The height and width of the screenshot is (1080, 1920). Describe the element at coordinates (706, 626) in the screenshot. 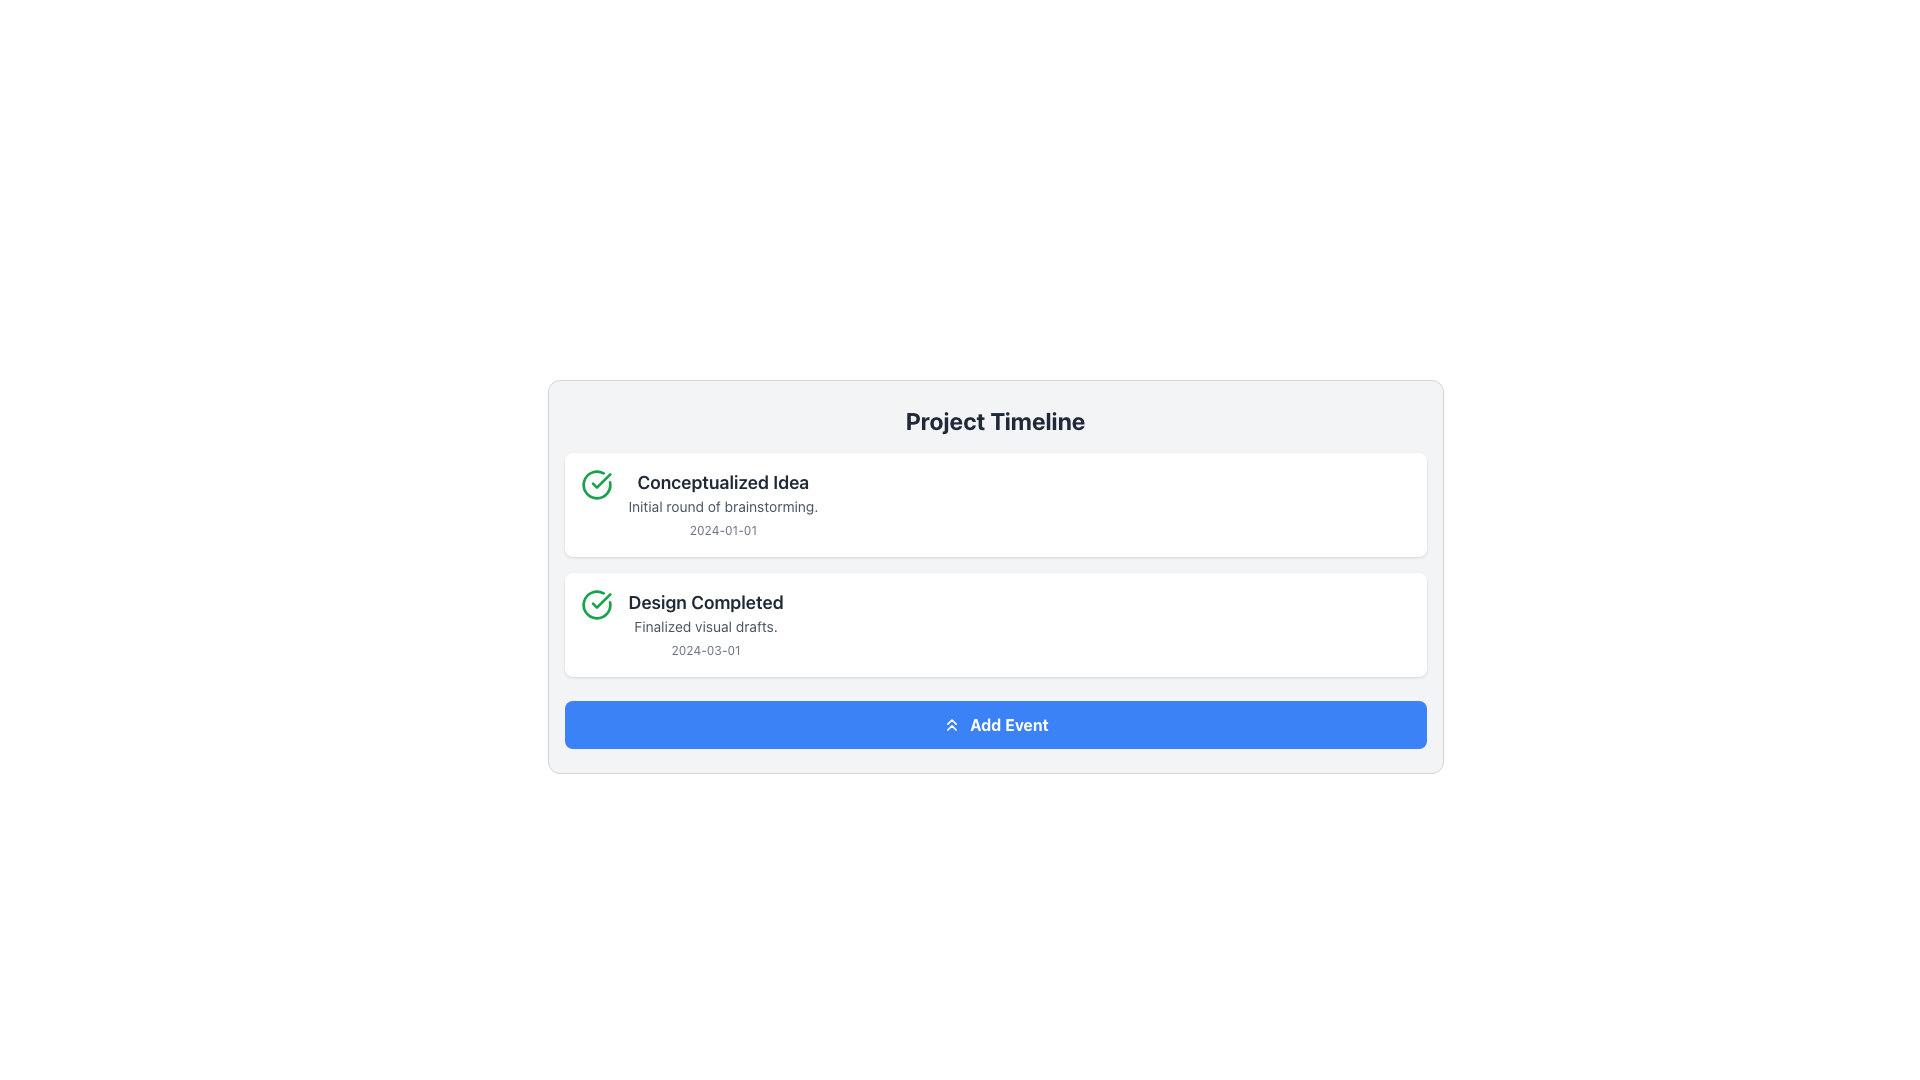

I see `the static text element that says 'Finalized visual drafts.' which is styled in gray and positioned below 'Design Completed' and above the date '2024-03-01'` at that location.